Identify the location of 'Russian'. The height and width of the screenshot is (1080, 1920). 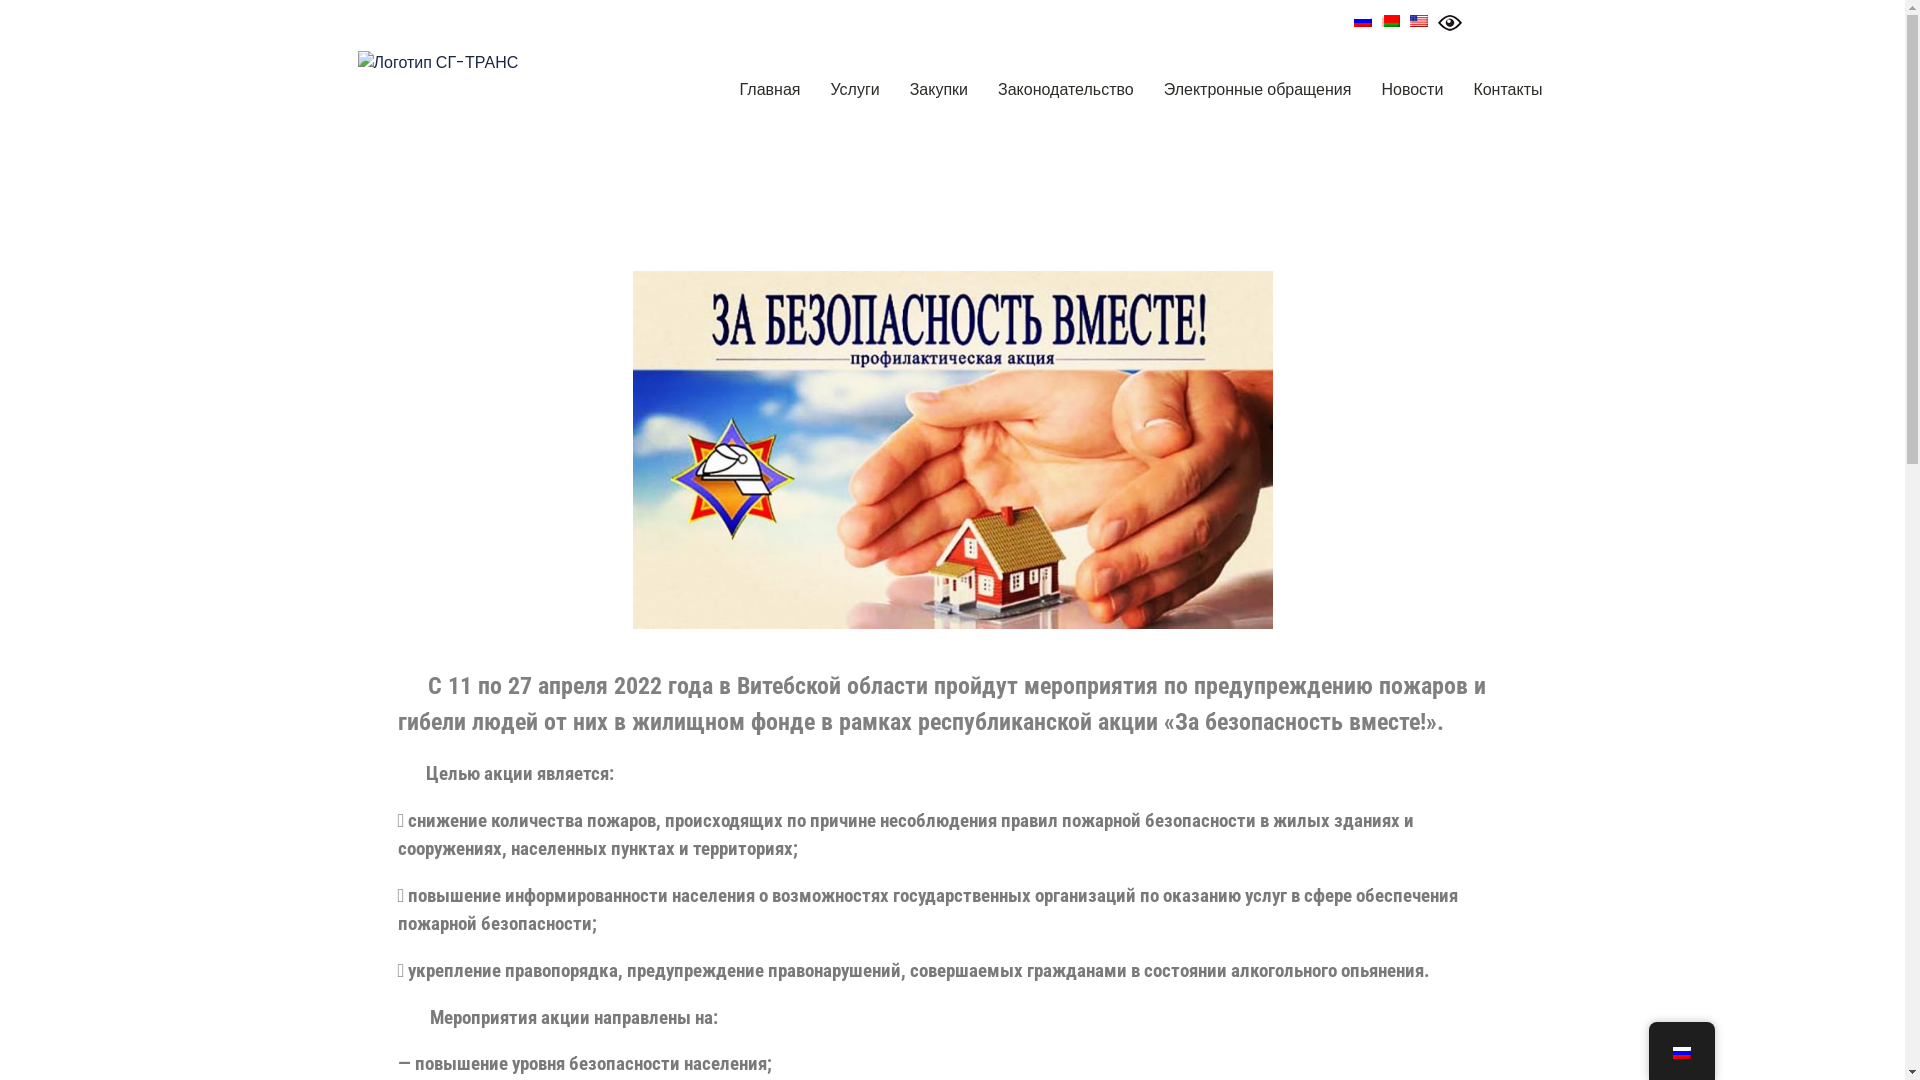
(1362, 20).